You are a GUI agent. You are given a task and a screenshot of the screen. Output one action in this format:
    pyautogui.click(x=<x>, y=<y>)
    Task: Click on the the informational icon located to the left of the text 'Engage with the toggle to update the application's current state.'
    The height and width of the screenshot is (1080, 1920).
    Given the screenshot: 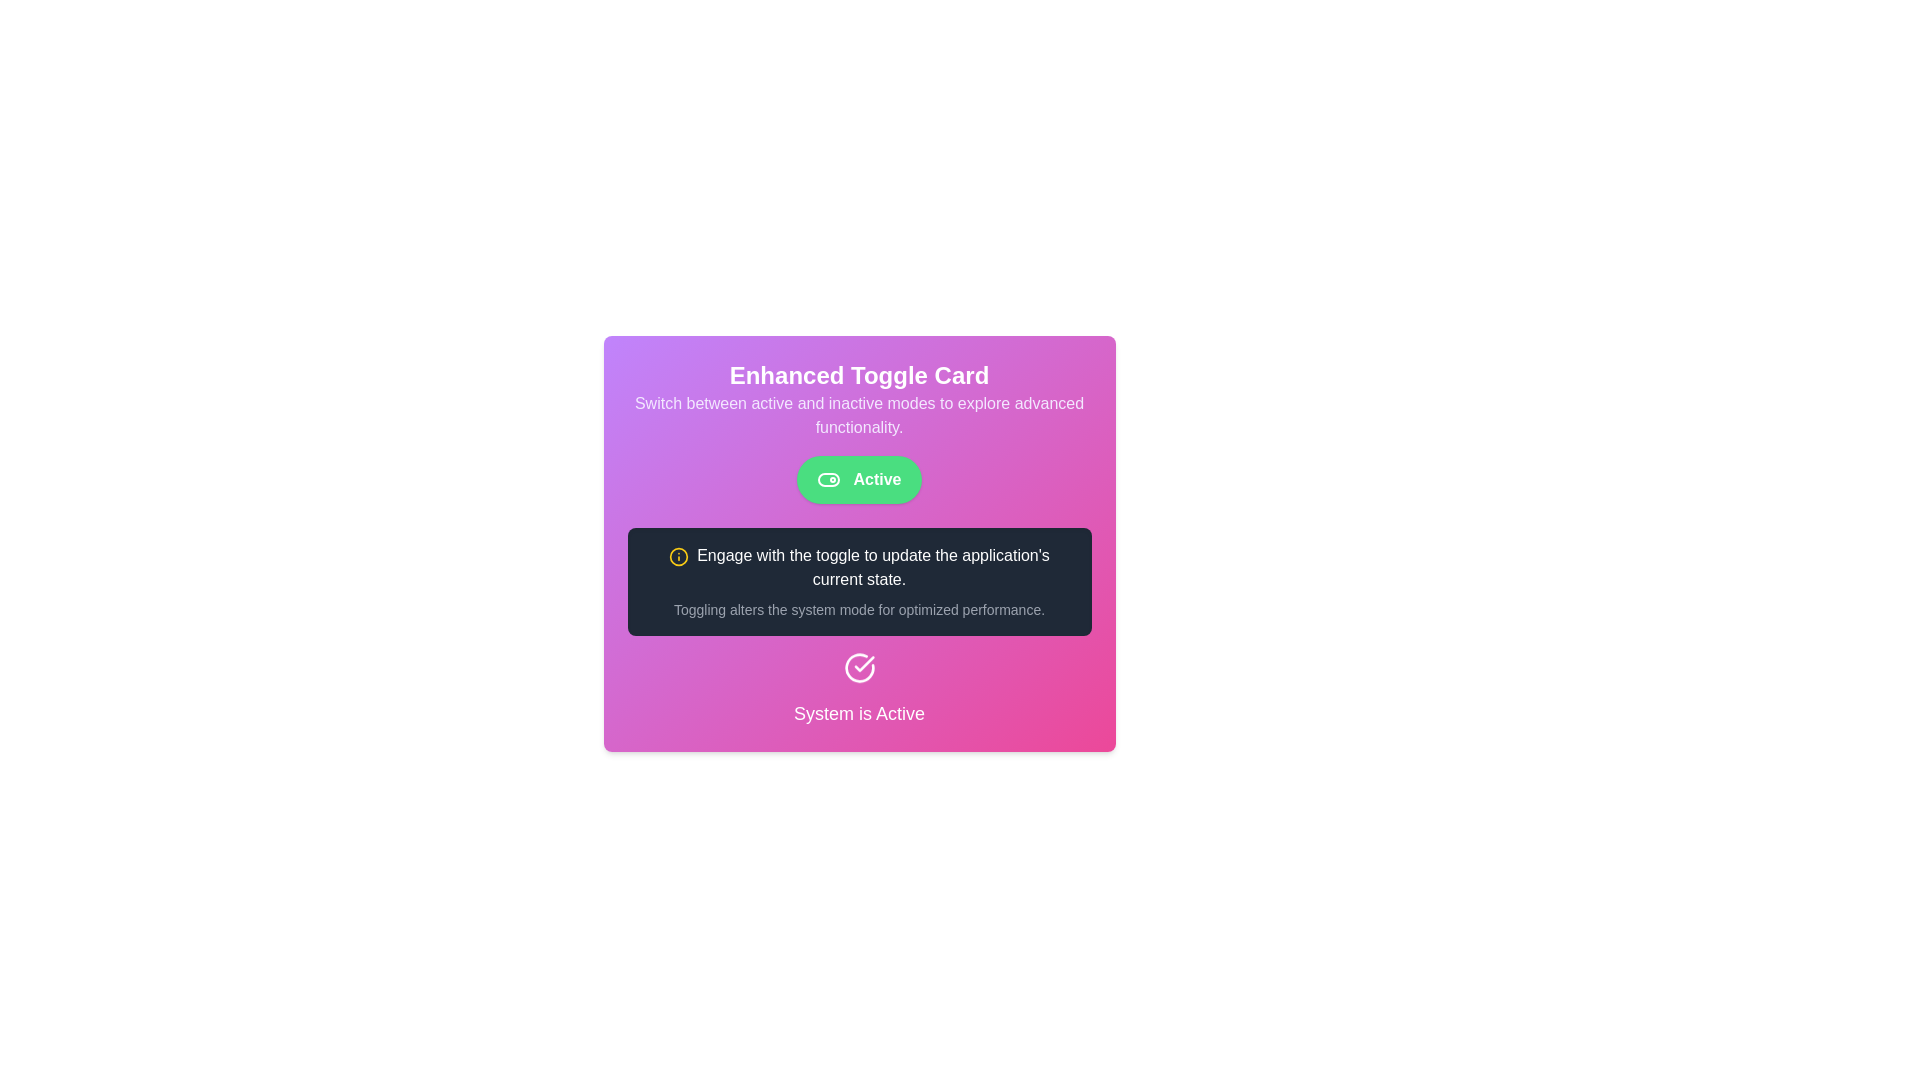 What is the action you would take?
    pyautogui.click(x=679, y=556)
    